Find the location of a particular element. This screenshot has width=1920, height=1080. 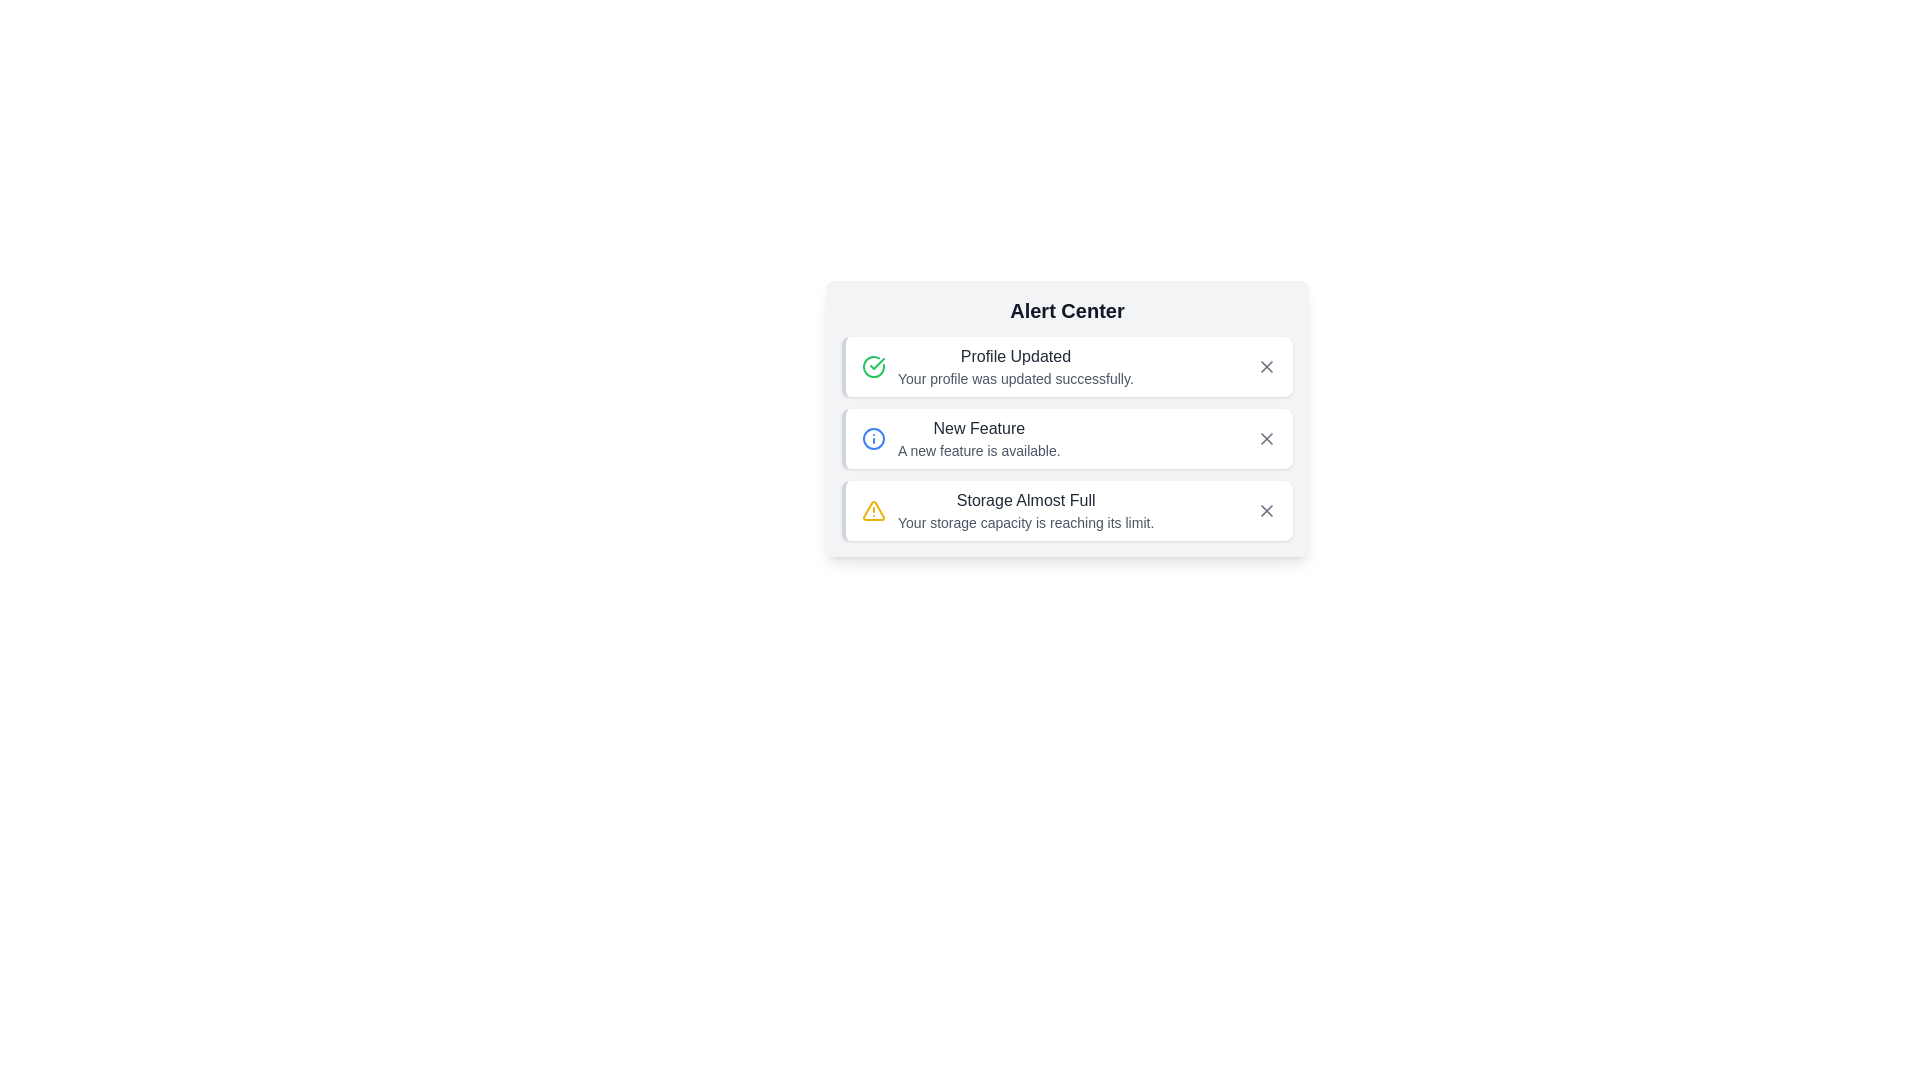

the alert icon that indicates 'Storage Almost Full', which is located to the left of the warning message at the bottom of the list is located at coordinates (873, 509).